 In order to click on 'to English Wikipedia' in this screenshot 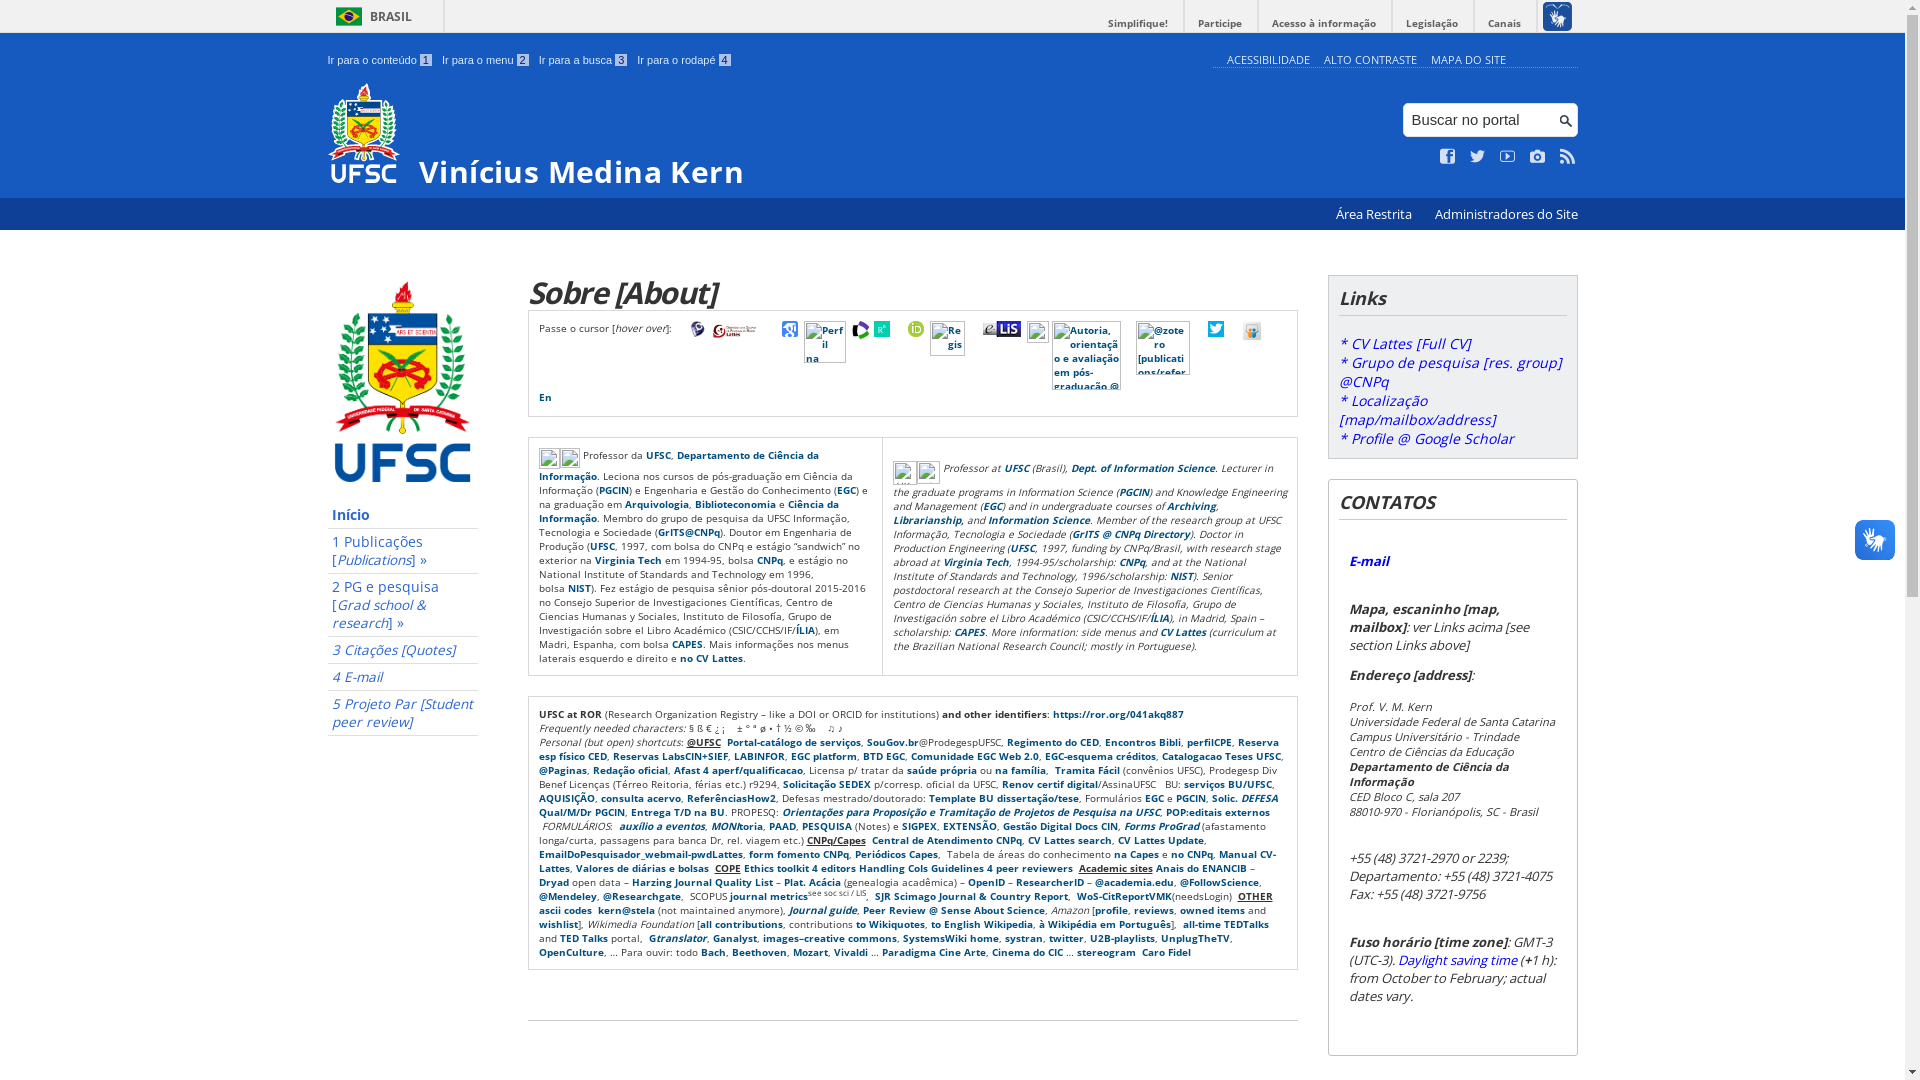, I will do `click(980, 924)`.